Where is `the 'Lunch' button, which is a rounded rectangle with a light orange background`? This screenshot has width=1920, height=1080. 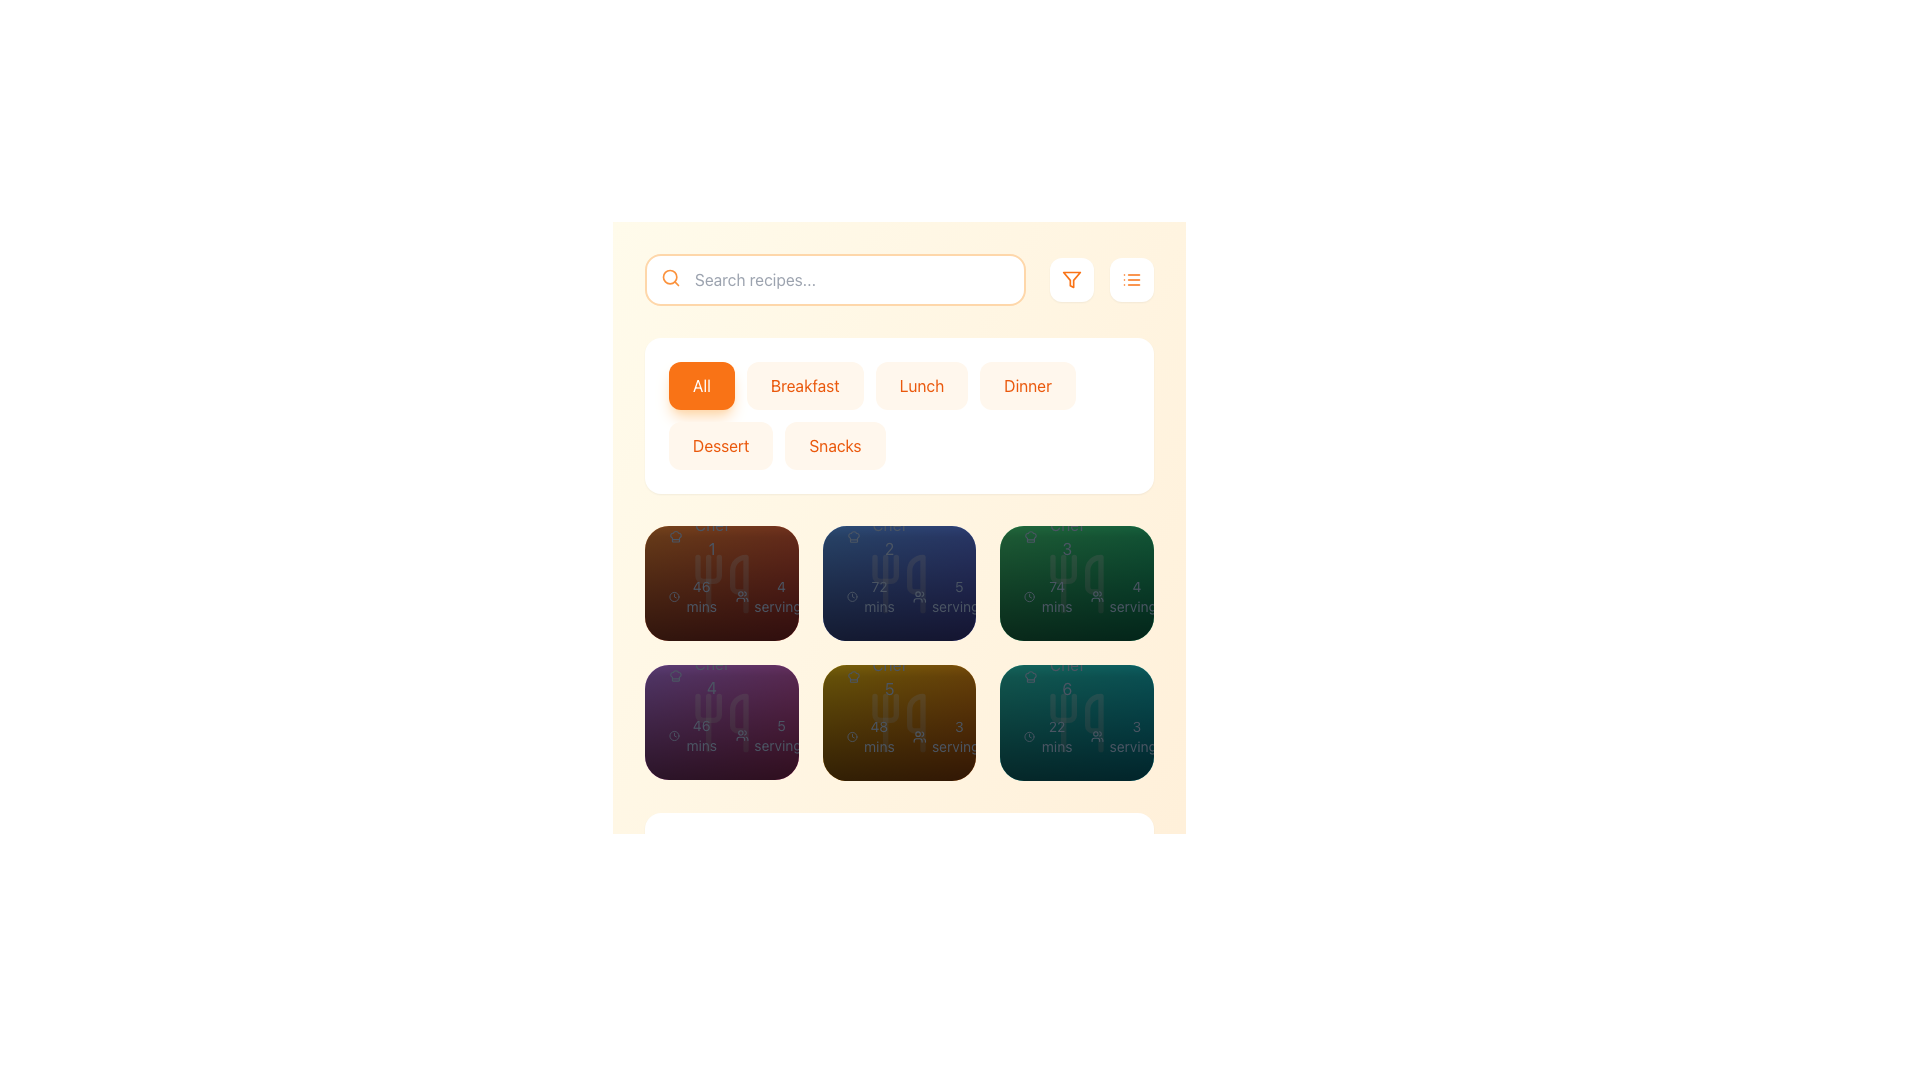 the 'Lunch' button, which is a rounded rectangle with a light orange background is located at coordinates (920, 385).